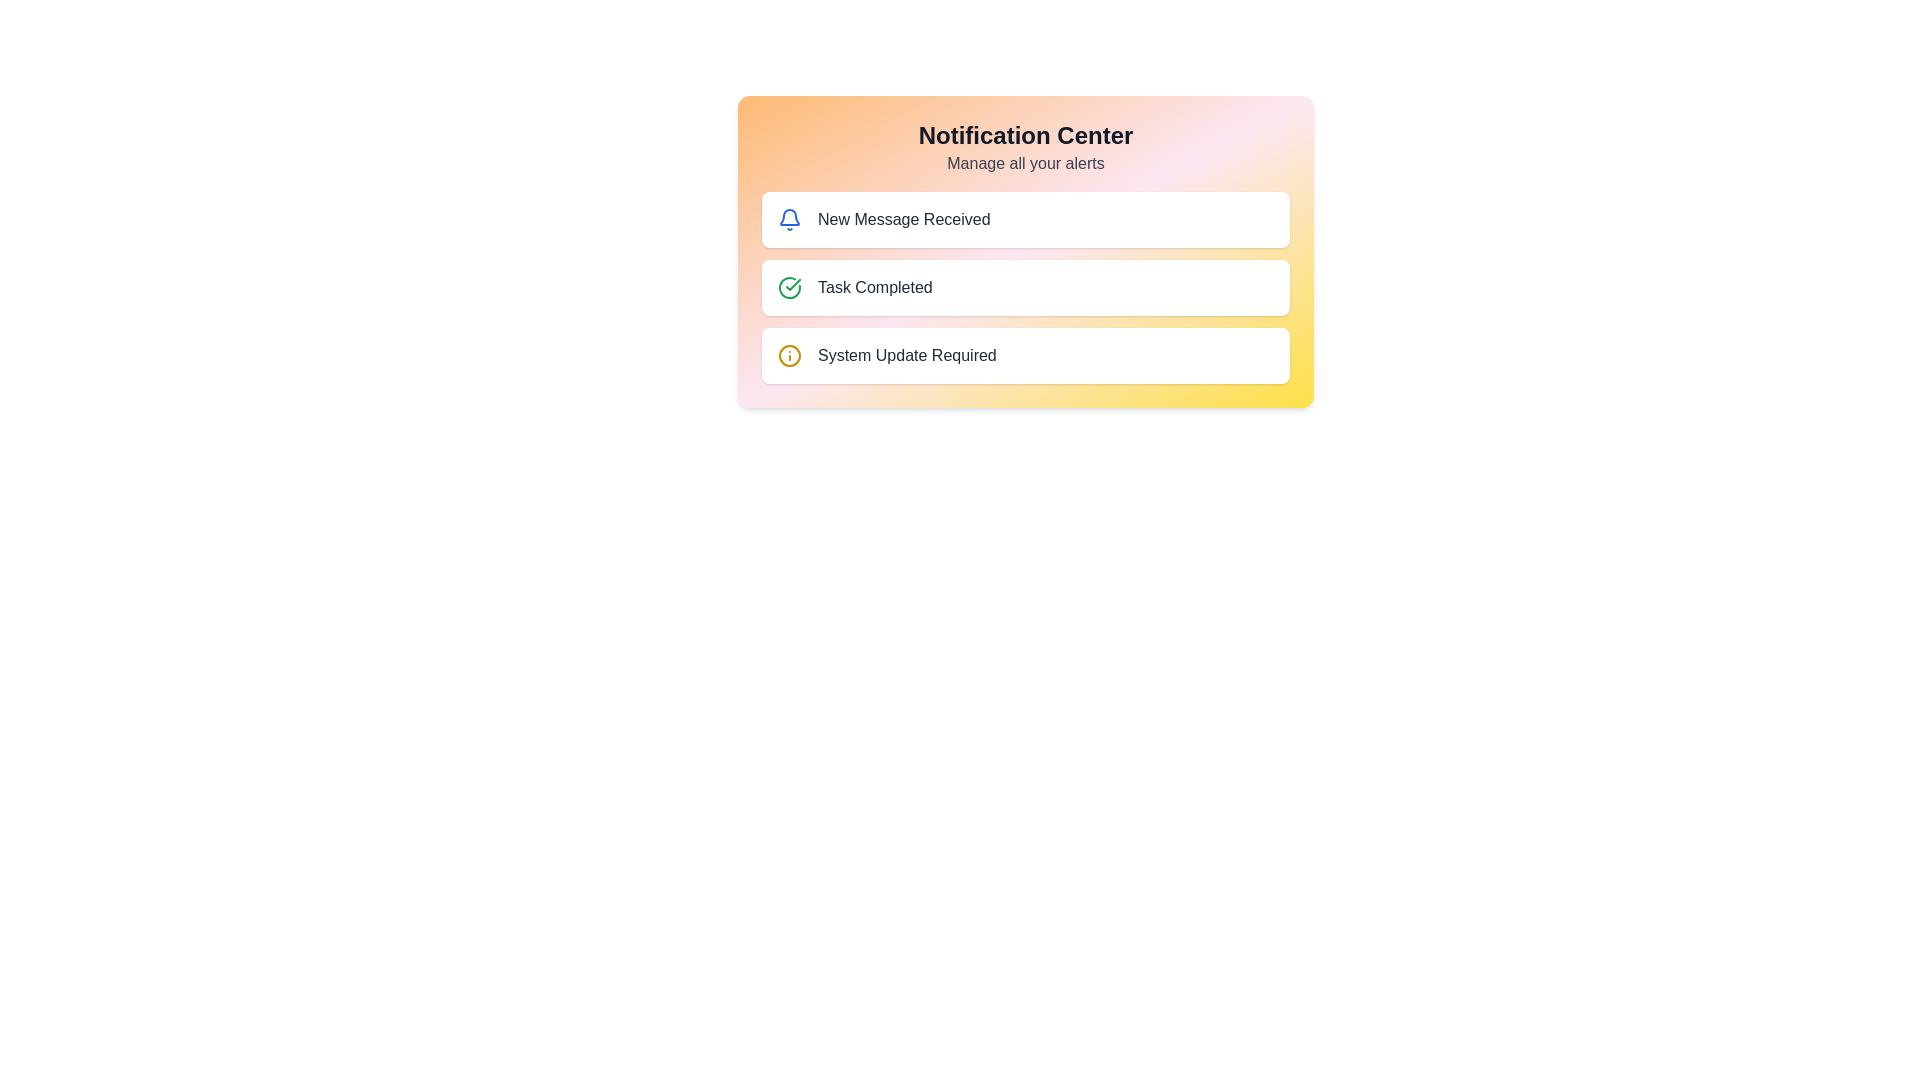 This screenshot has height=1080, width=1920. I want to click on the notification icon for System Update Required, so click(789, 354).